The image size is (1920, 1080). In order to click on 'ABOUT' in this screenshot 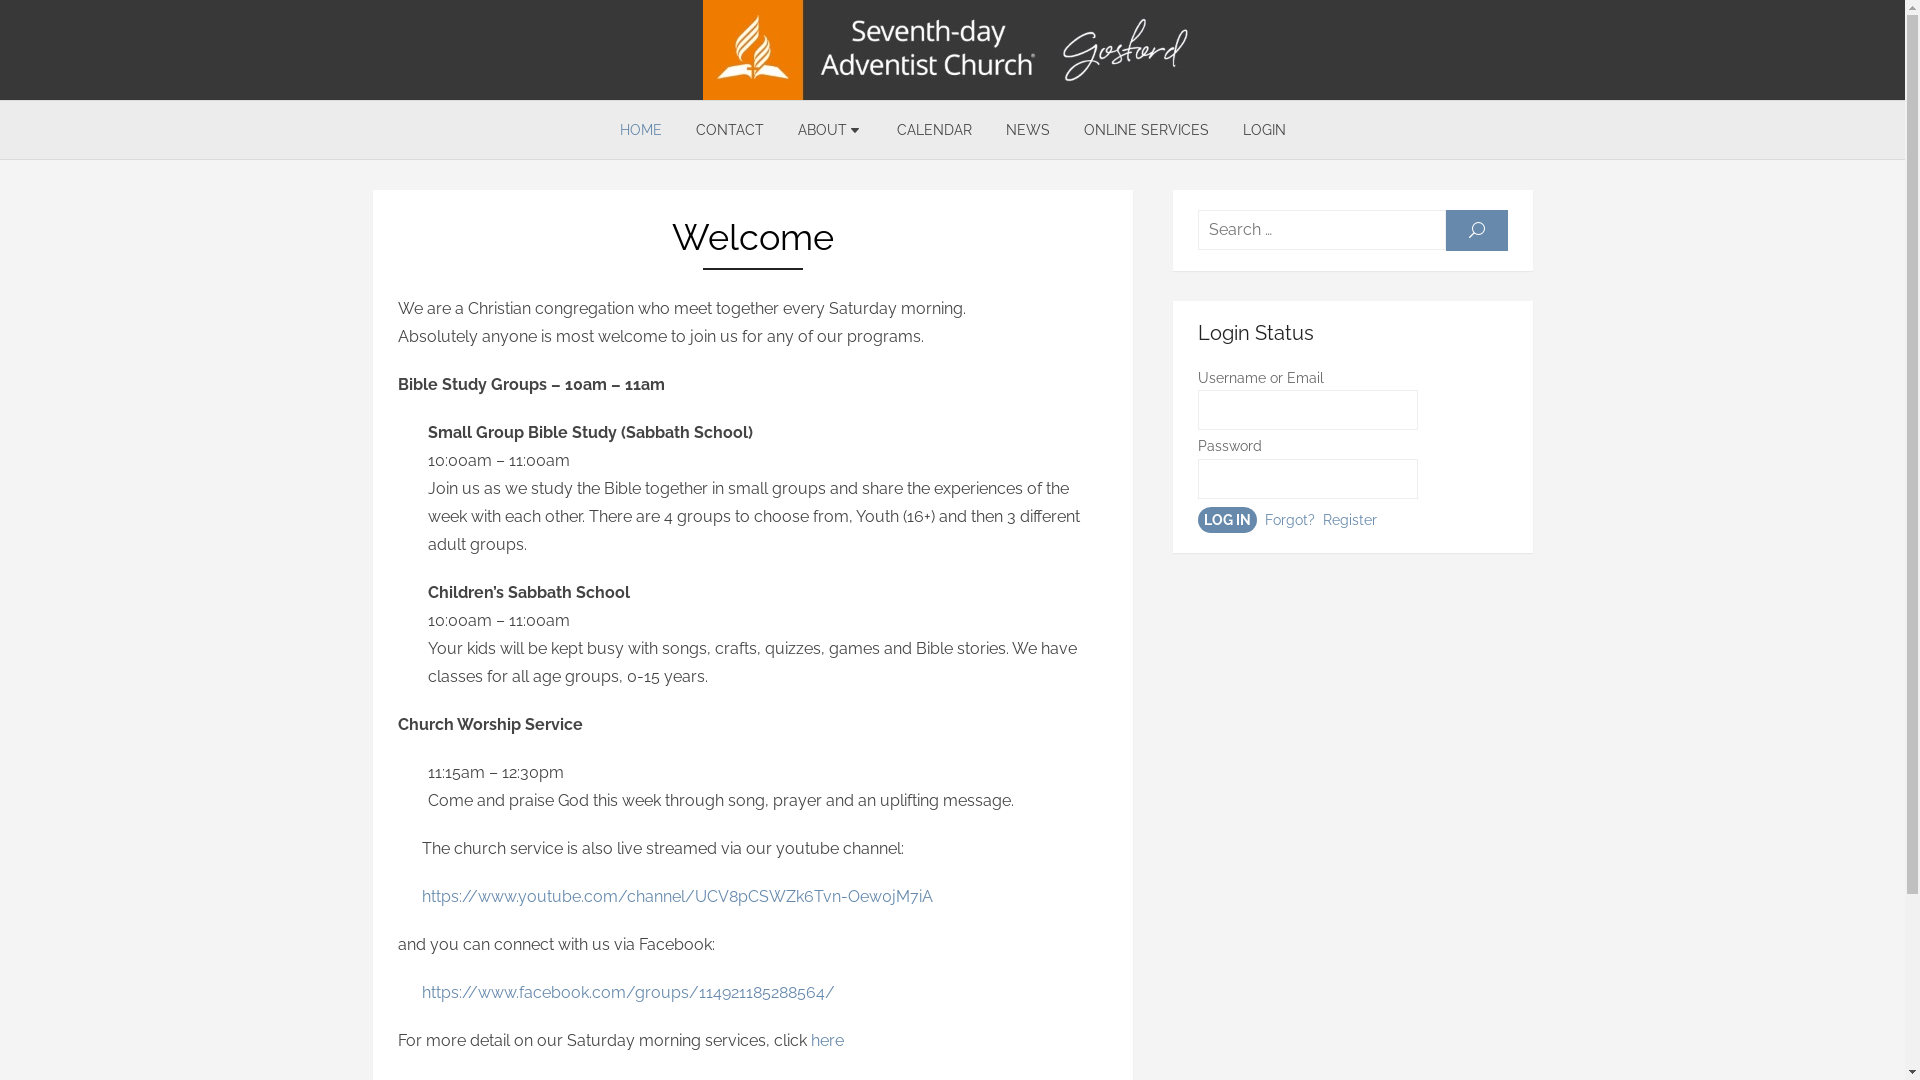, I will do `click(829, 130)`.